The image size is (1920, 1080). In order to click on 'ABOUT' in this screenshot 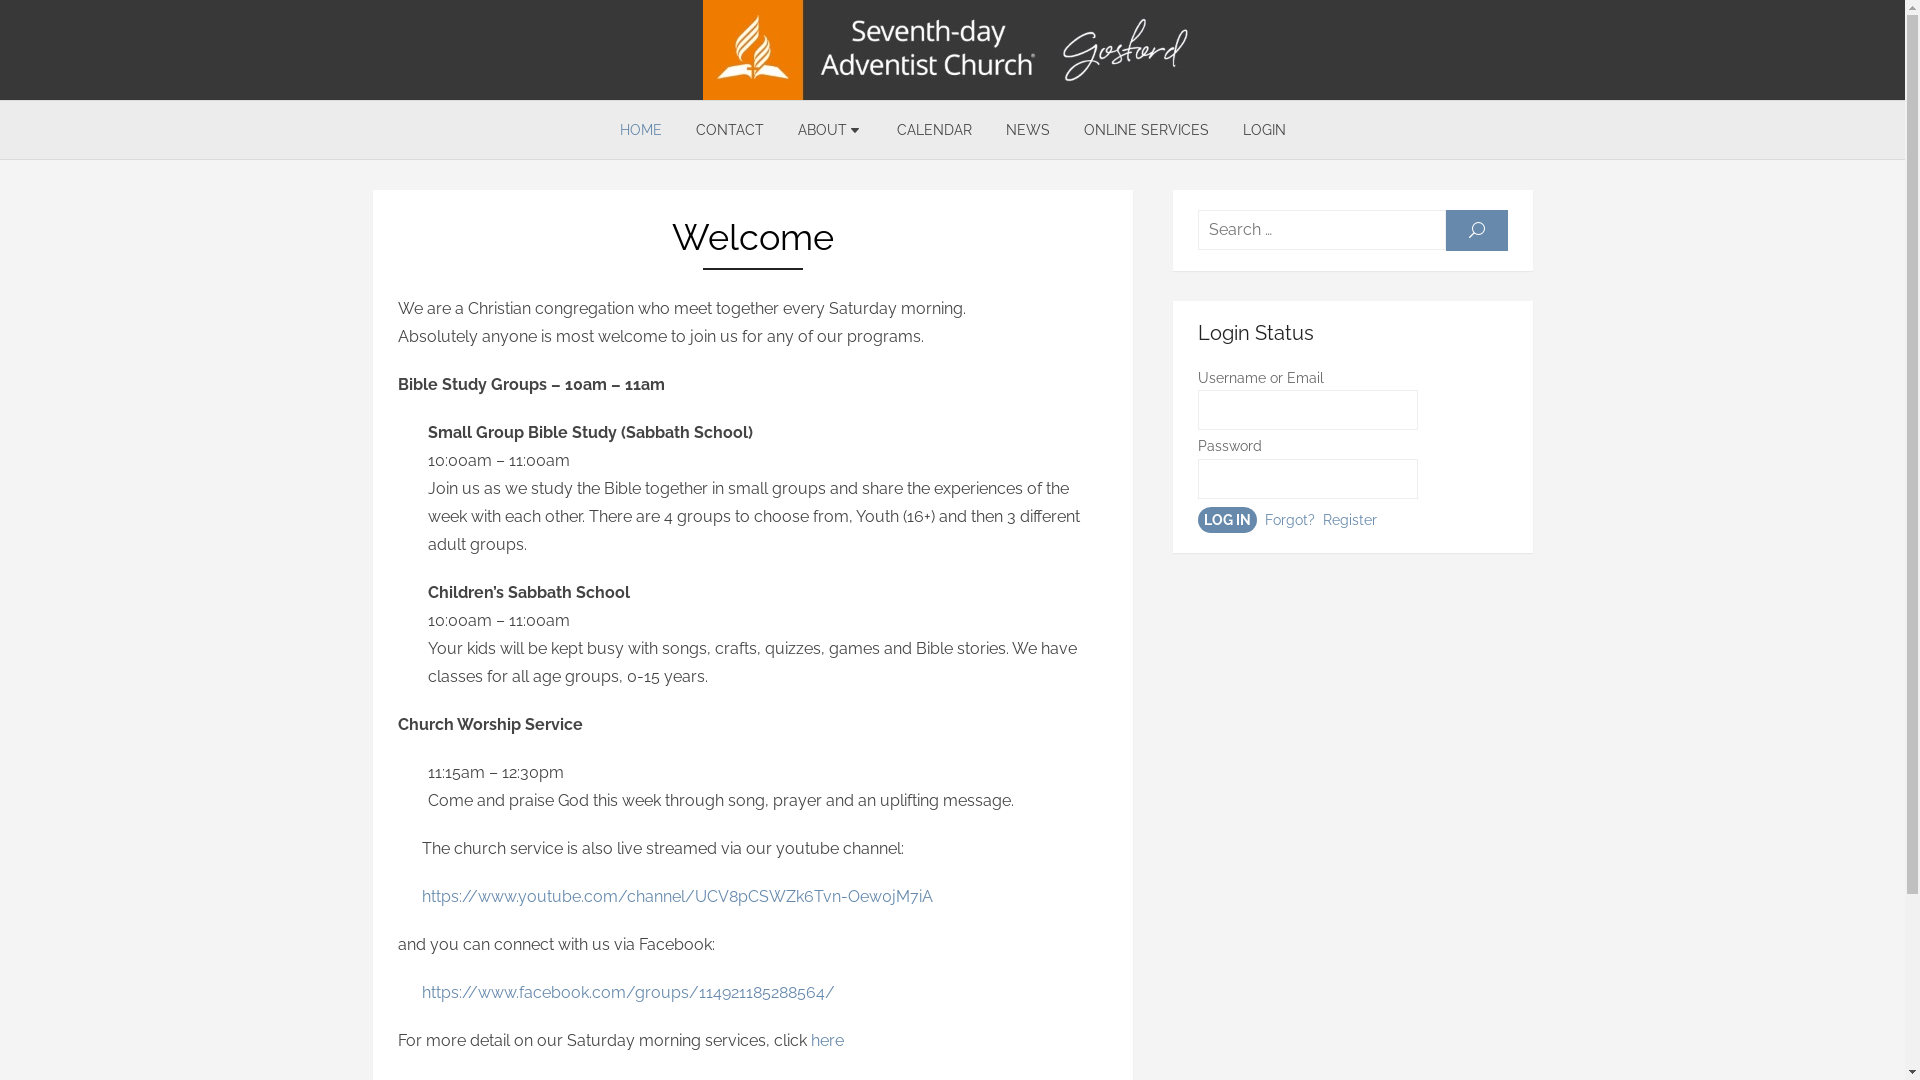, I will do `click(829, 130)`.